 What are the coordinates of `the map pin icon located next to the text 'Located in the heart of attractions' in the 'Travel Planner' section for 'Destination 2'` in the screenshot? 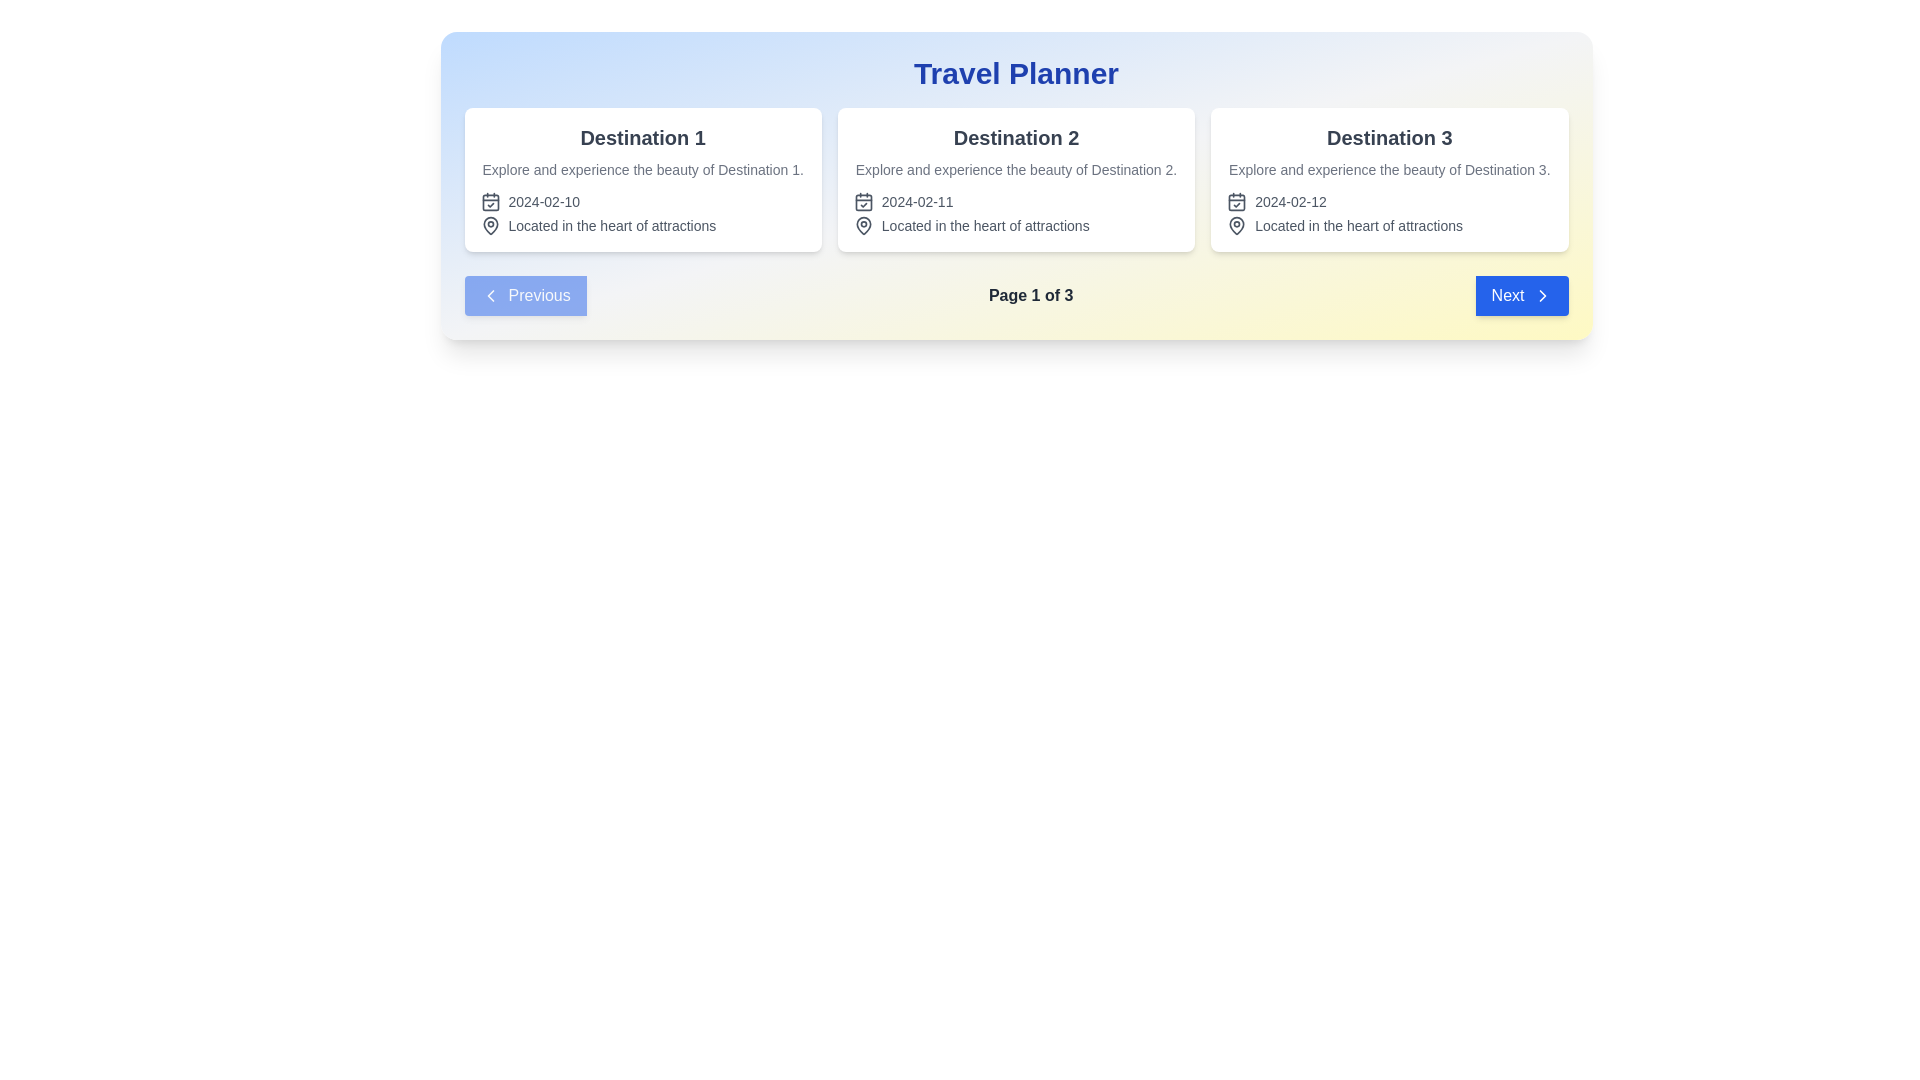 It's located at (863, 225).